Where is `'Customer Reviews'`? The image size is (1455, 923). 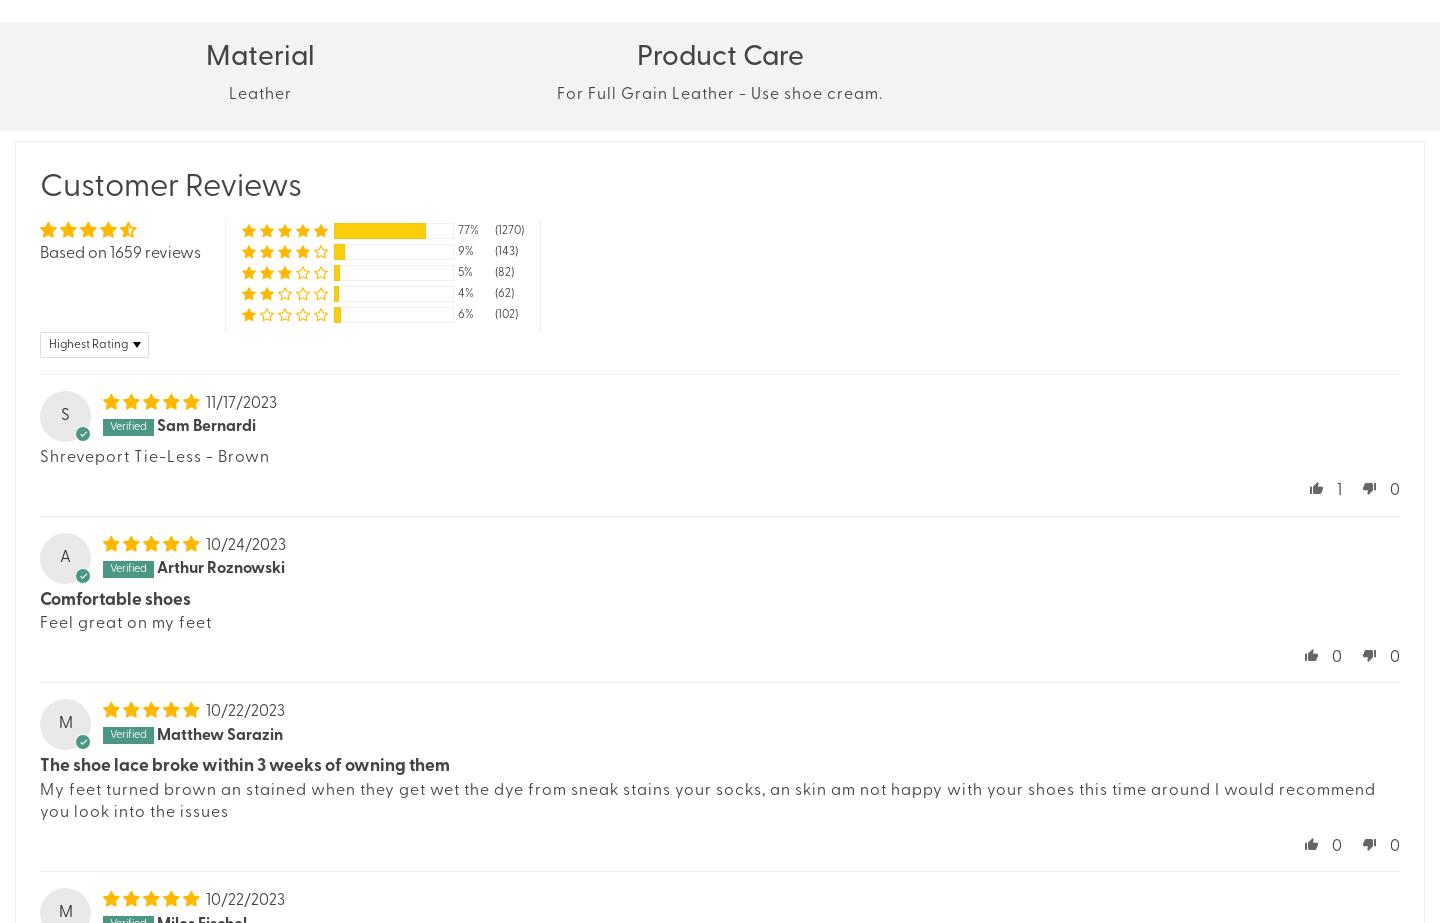 'Customer Reviews' is located at coordinates (170, 186).